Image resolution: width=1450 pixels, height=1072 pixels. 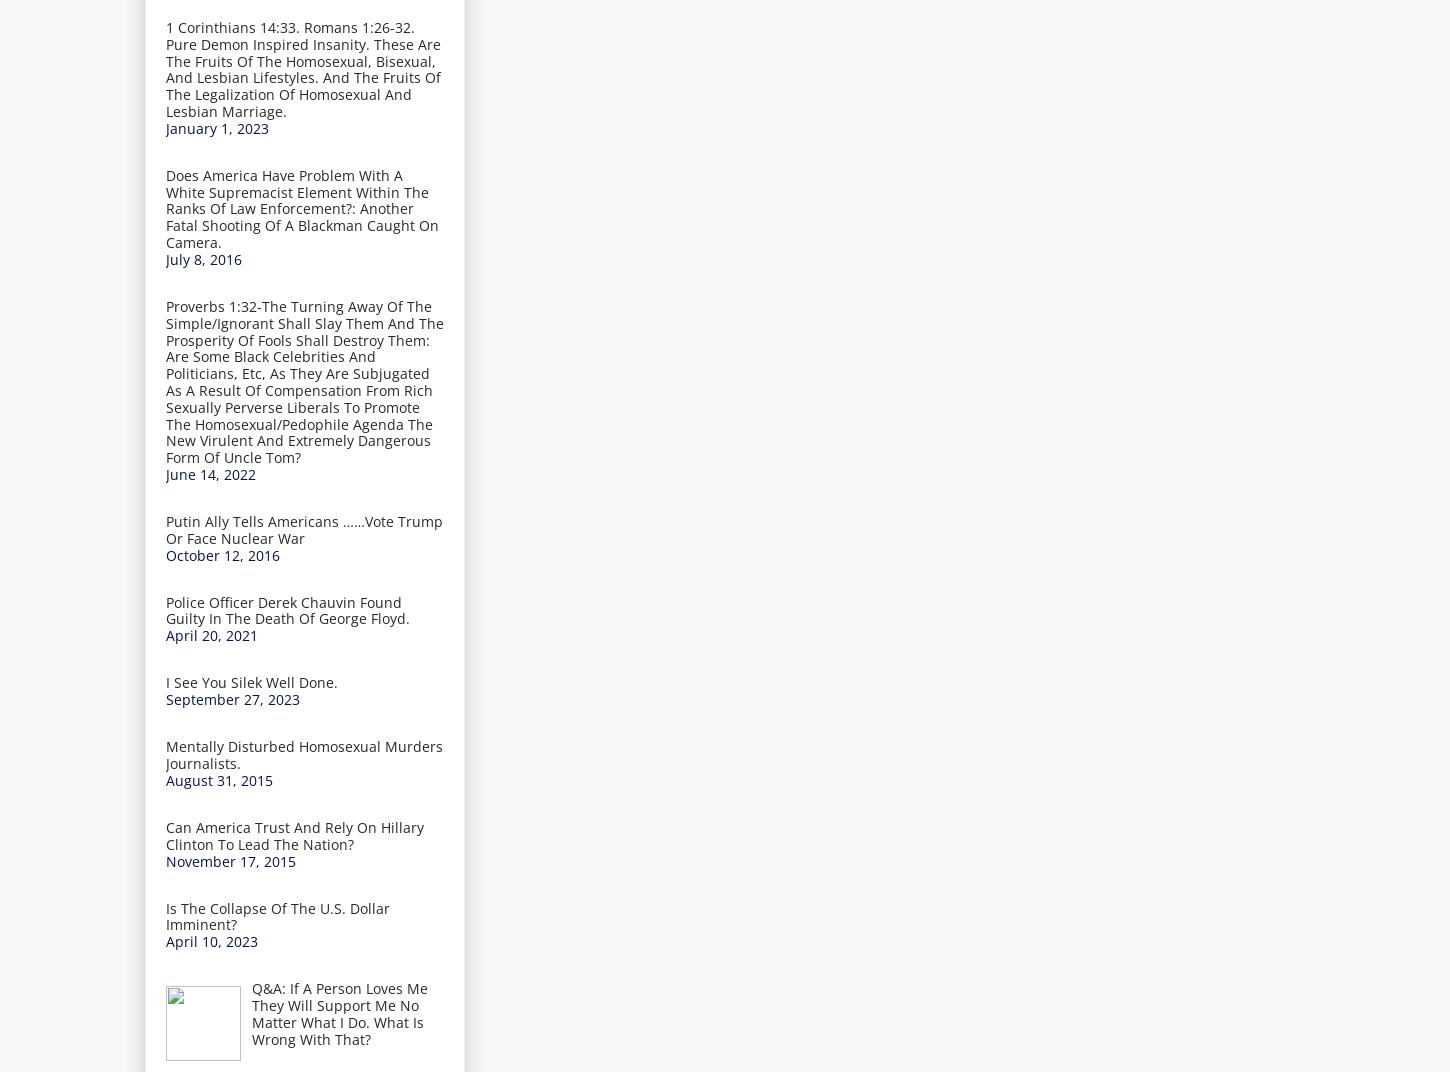 I want to click on '1 Corinthians 14:33. Romans 1:26-32. Pure Demon Inspired Insanity. These Are The Fruits Of The Homosexual, Bisexual, And Lesbian Lifestyles. And The Fruits Of The Legalization Of Homosexual And Lesbian Marriage.', so click(x=303, y=68).